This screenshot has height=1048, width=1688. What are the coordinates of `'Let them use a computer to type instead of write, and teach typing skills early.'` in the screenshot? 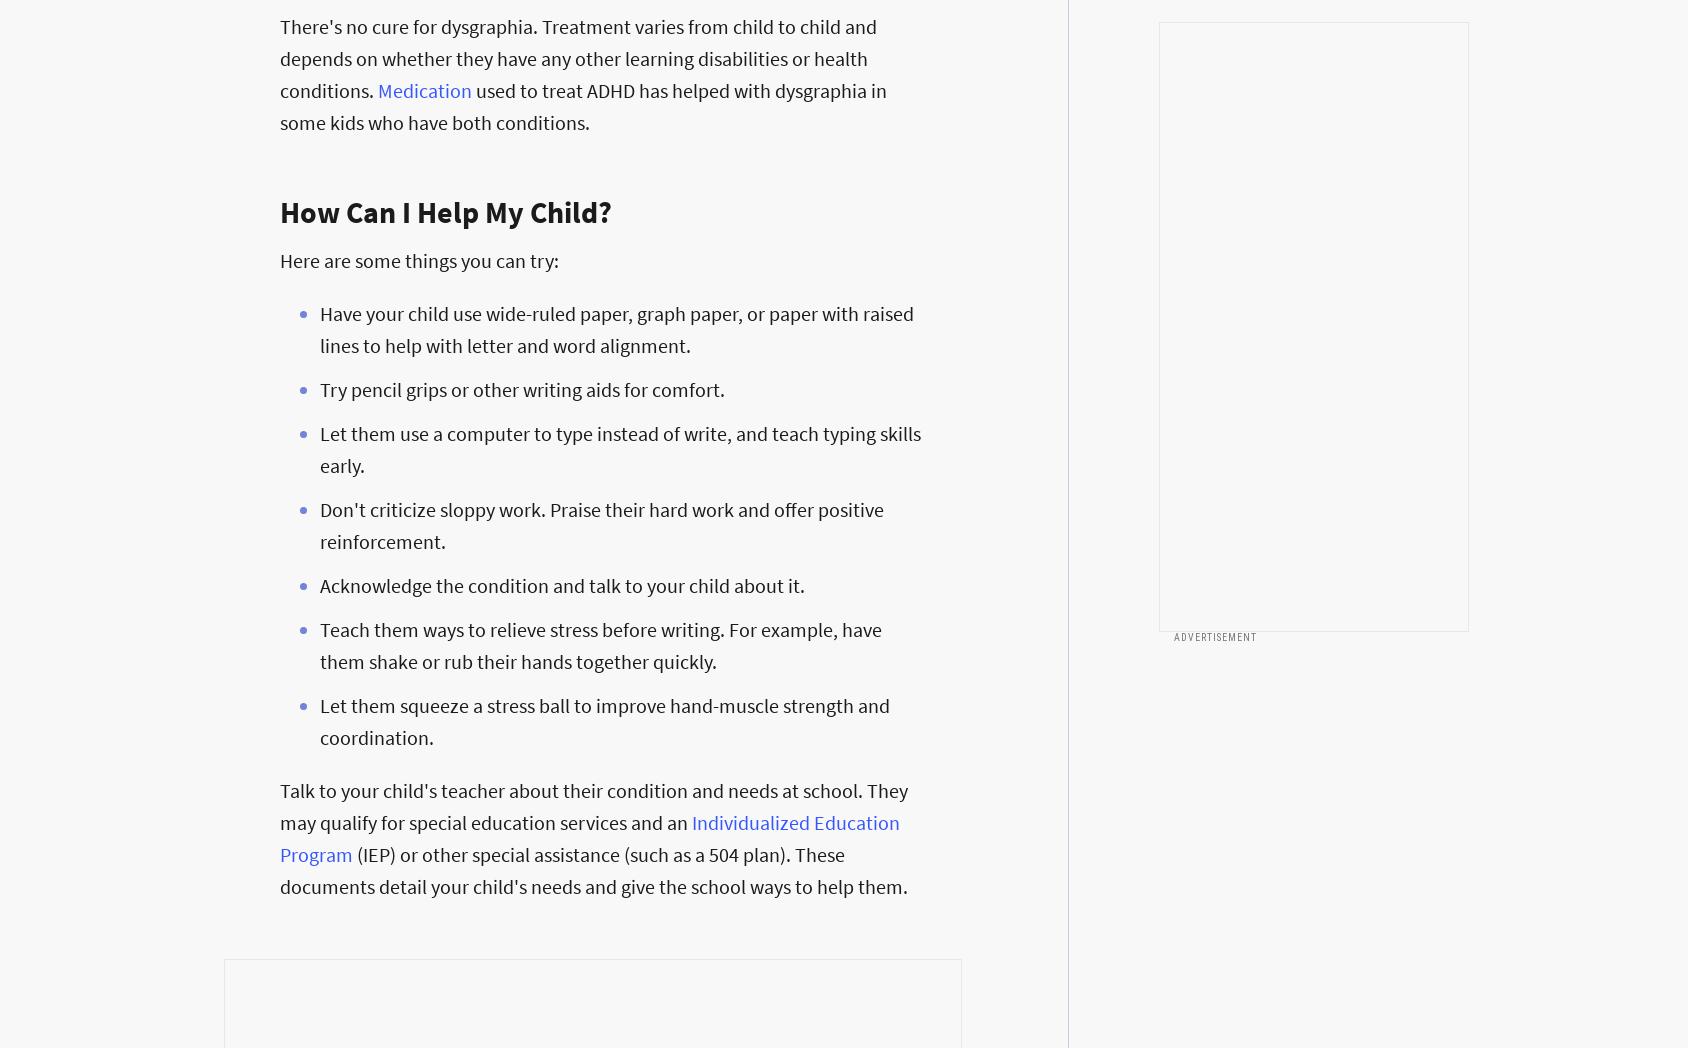 It's located at (620, 448).